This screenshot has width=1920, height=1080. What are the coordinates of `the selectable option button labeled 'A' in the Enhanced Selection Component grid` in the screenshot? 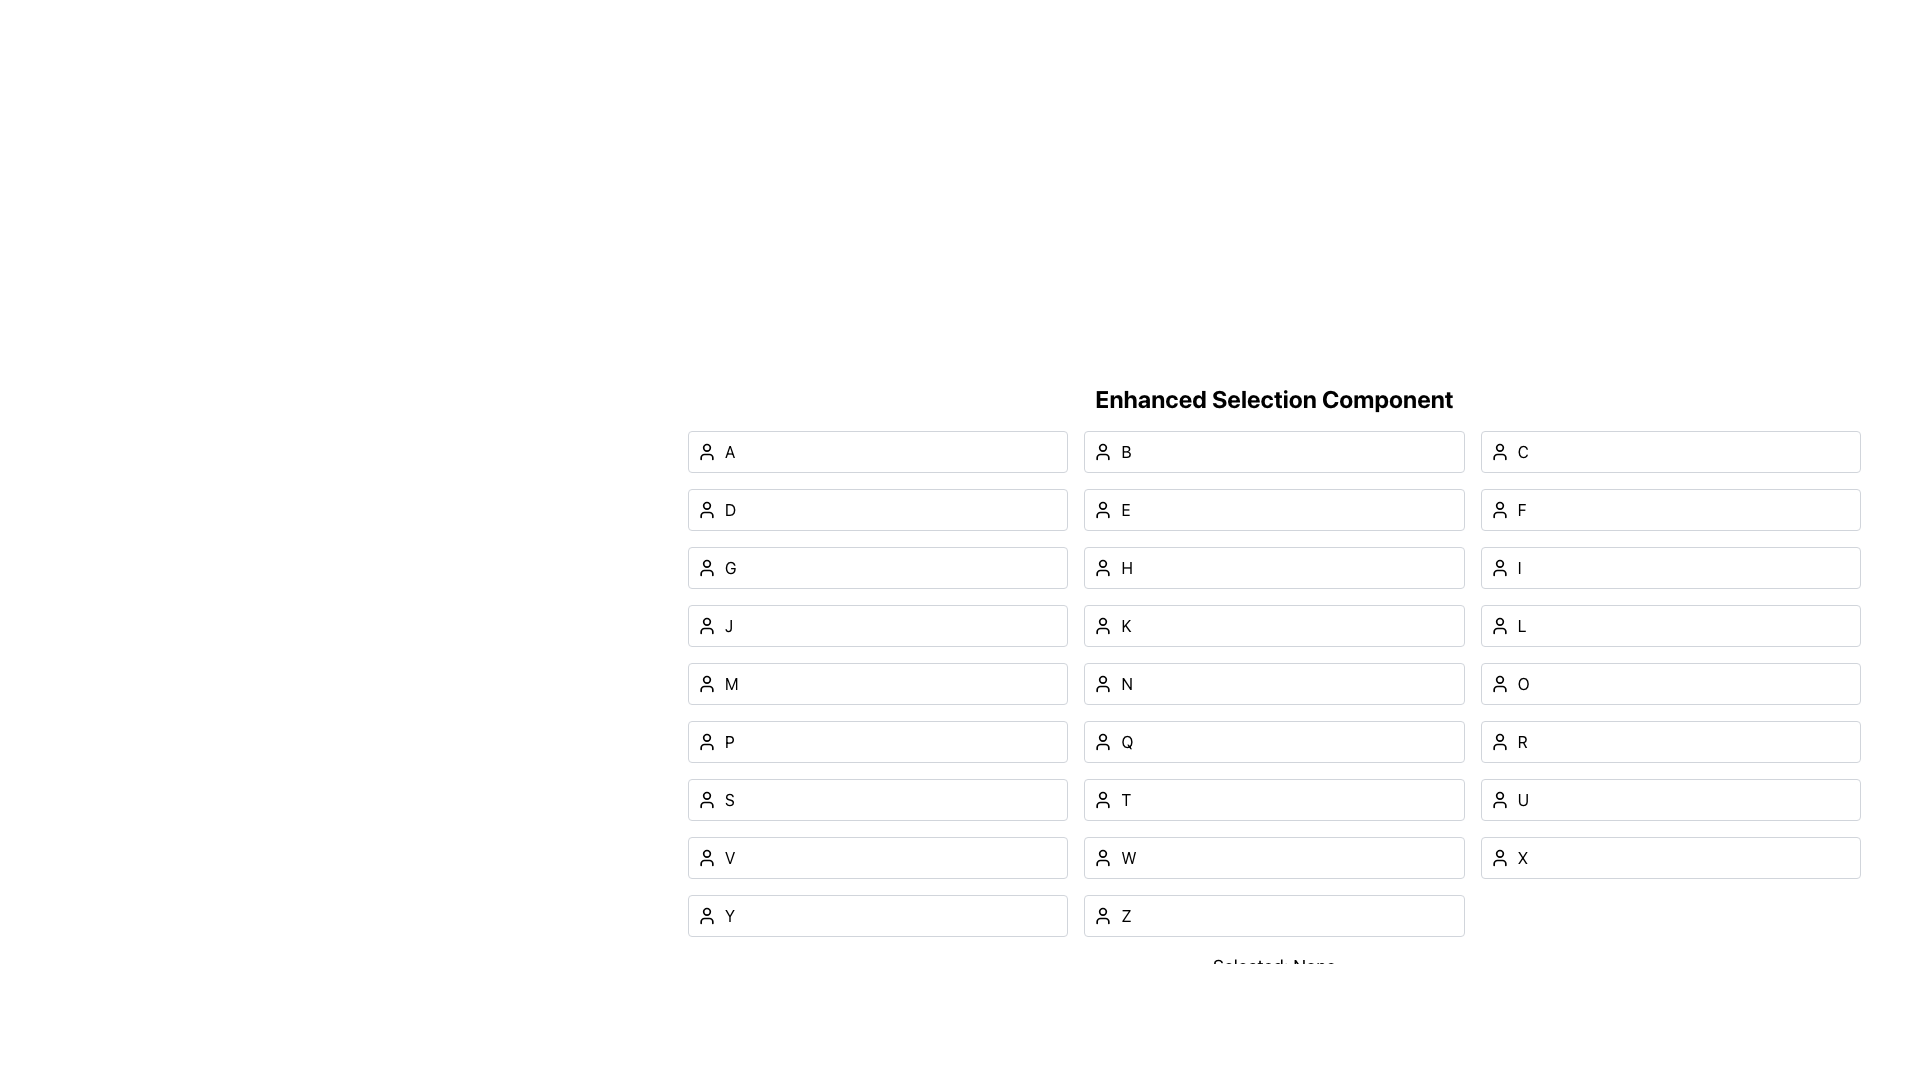 It's located at (878, 451).